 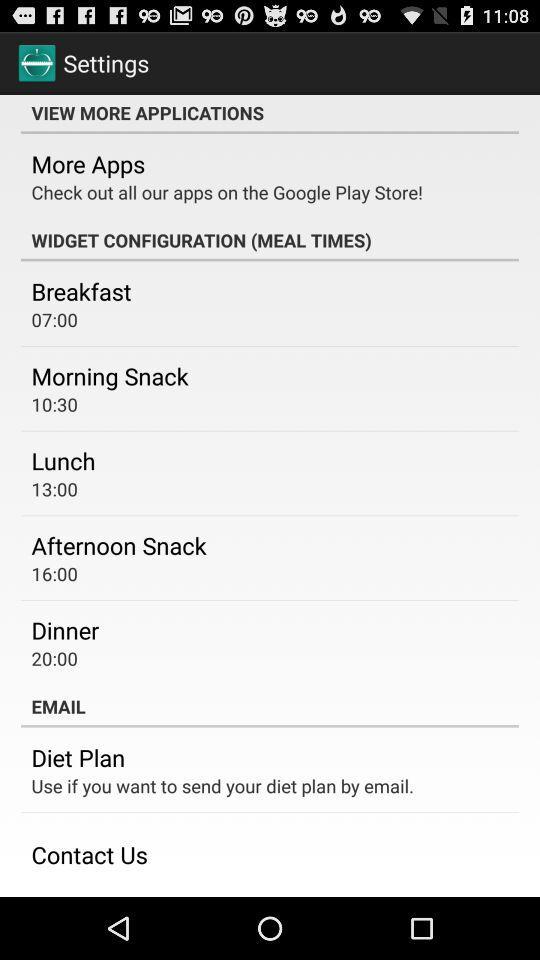 What do you see at coordinates (65, 629) in the screenshot?
I see `the dinner app` at bounding box center [65, 629].